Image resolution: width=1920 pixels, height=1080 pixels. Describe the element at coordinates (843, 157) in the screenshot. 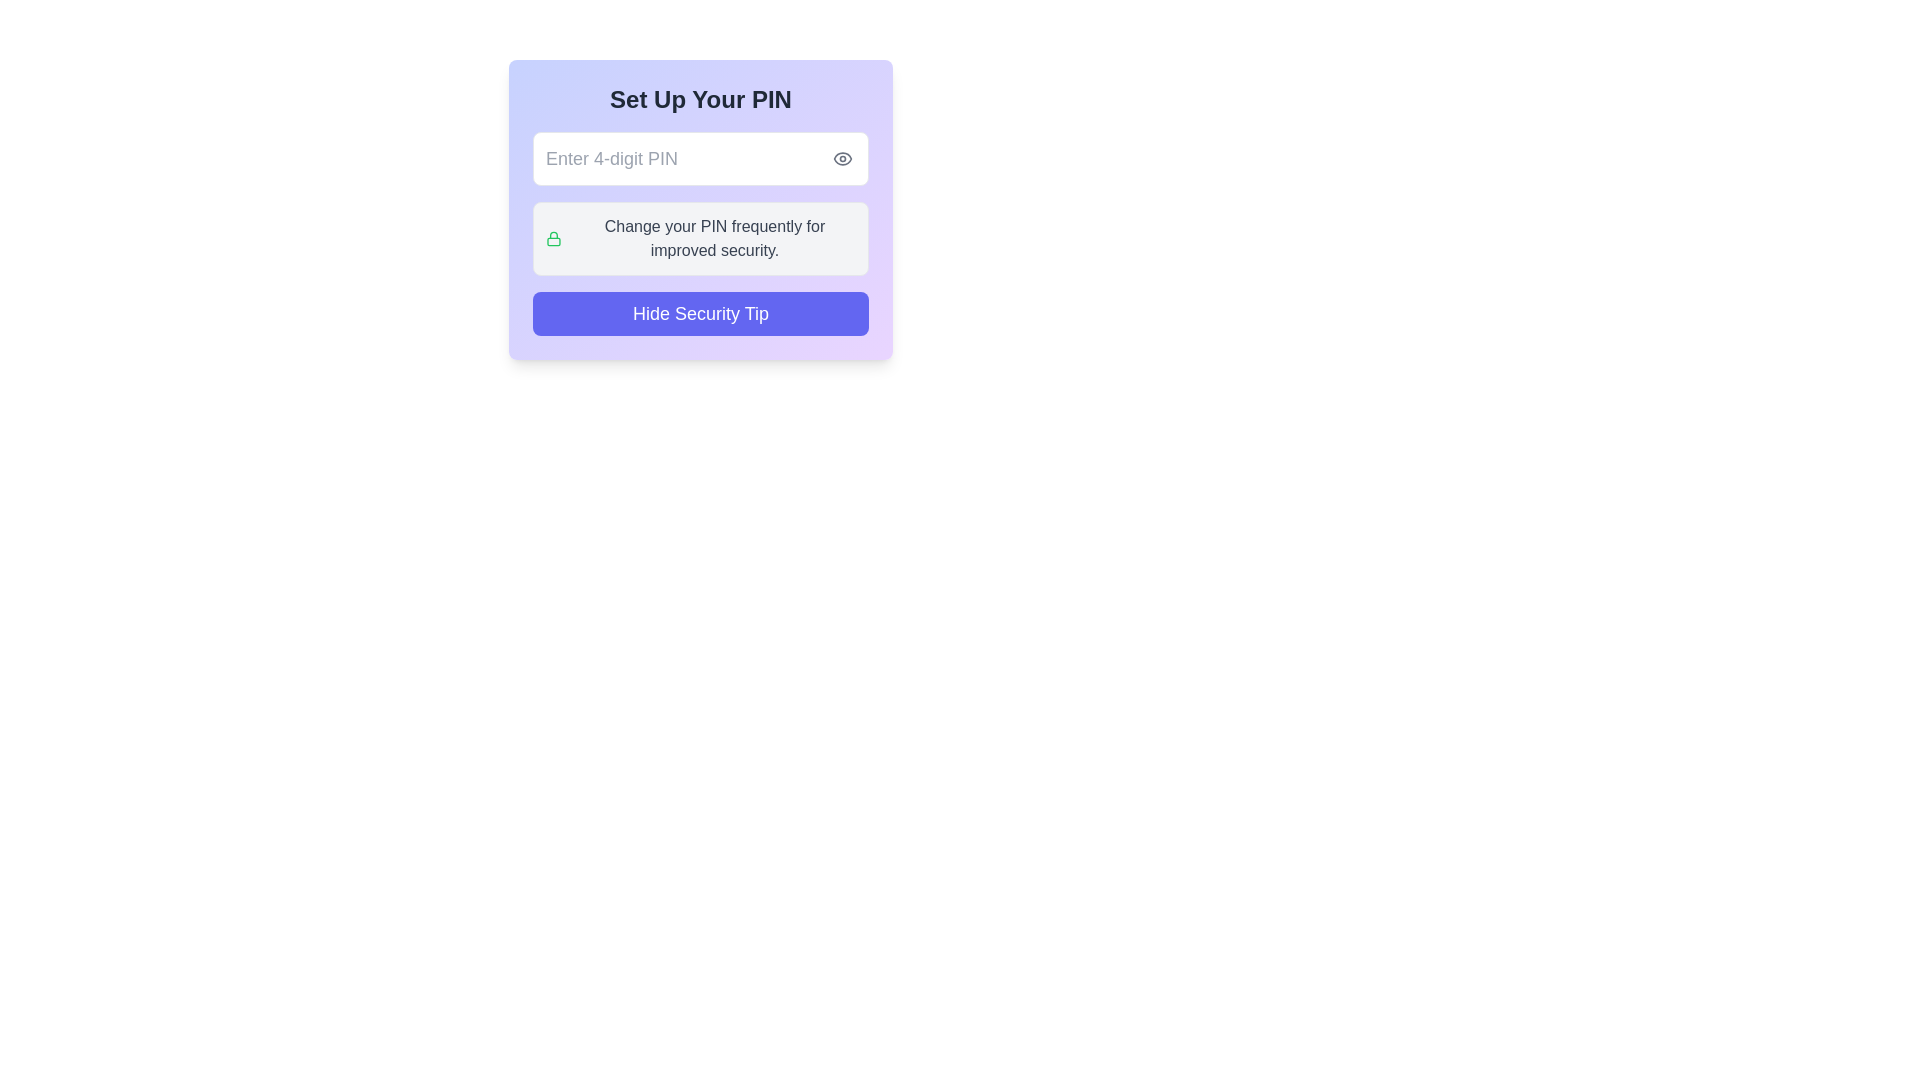

I see `the eye icon button located inside the 'Enter 4-digit PIN' text input field` at that location.